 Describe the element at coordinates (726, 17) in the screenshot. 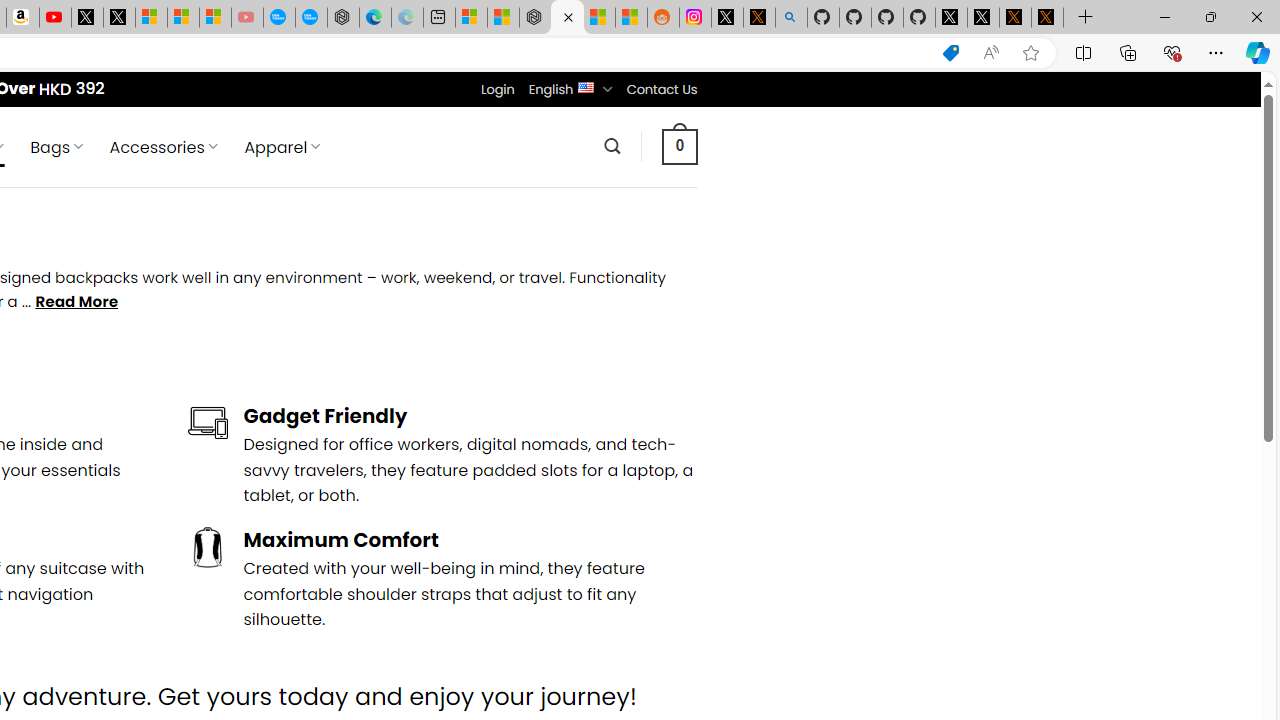

I see `'Log in to X / X'` at that location.